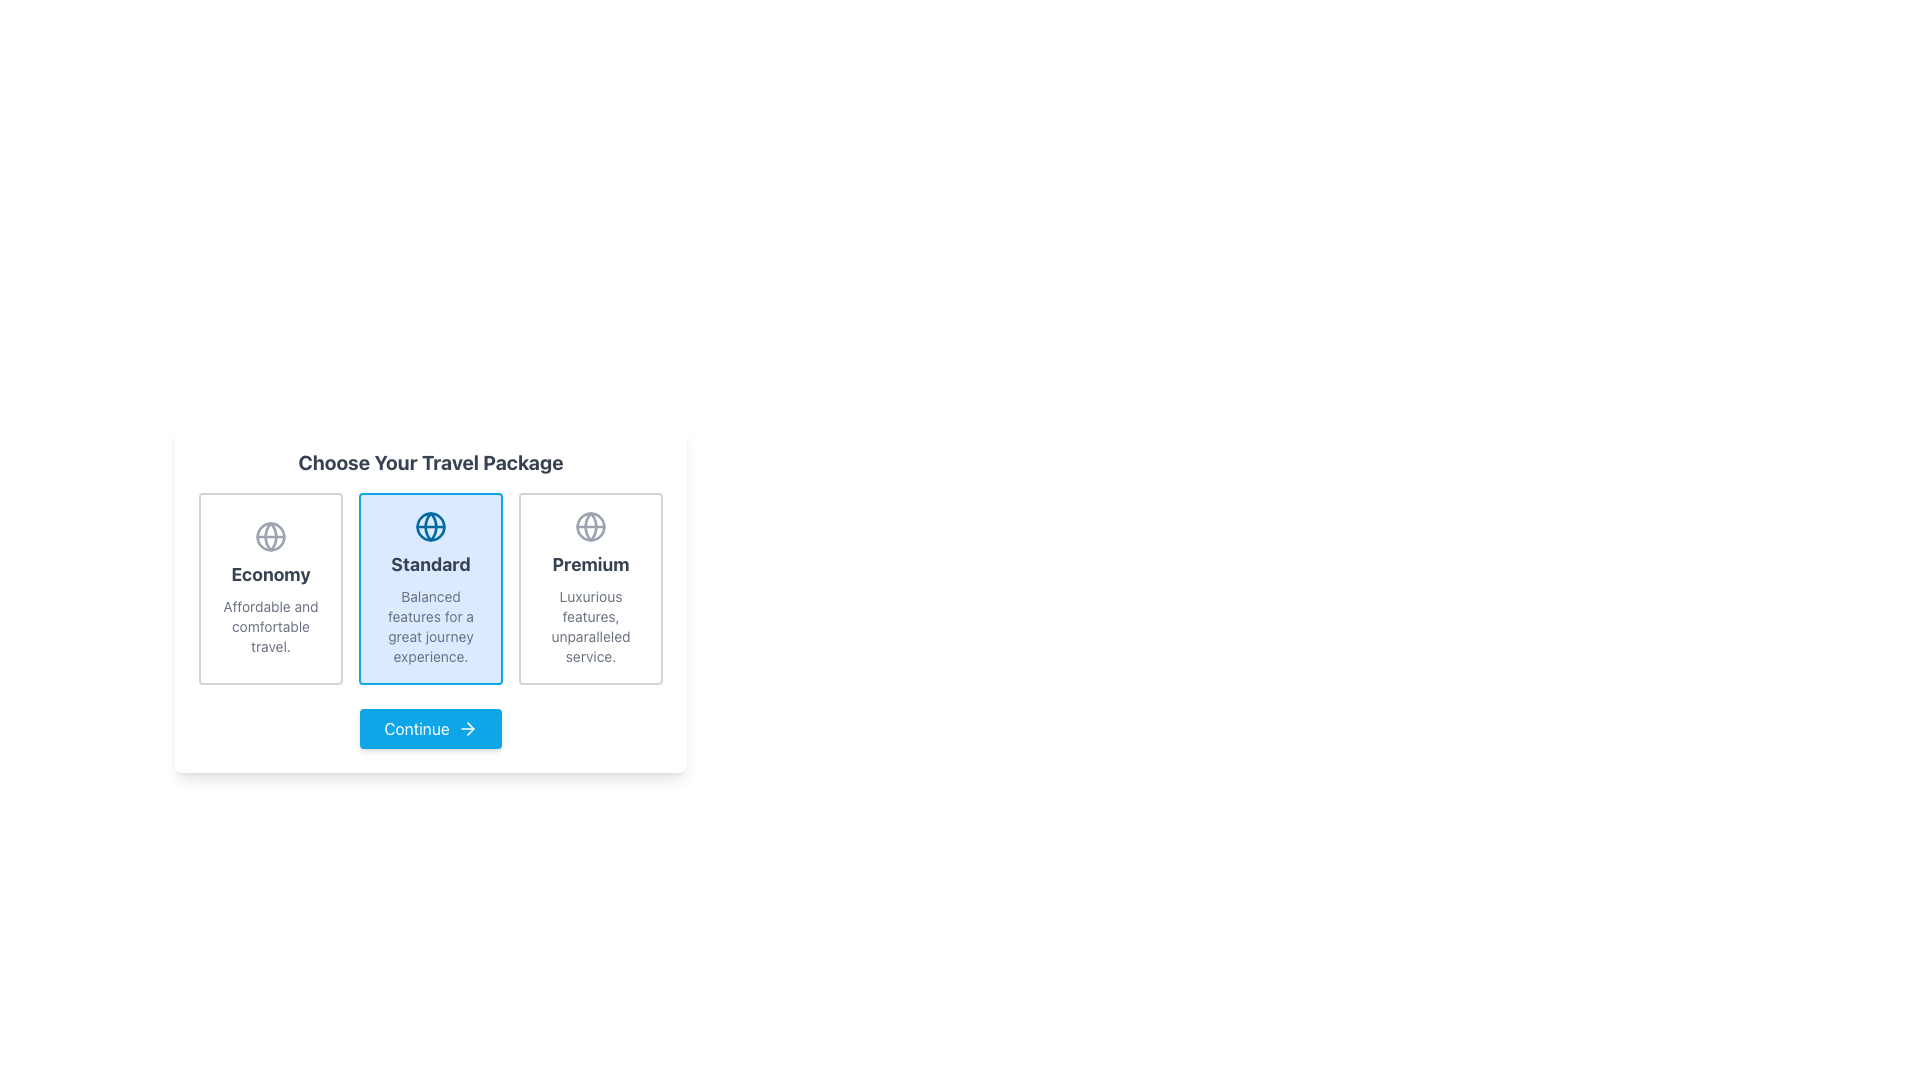 The height and width of the screenshot is (1080, 1920). Describe the element at coordinates (430, 564) in the screenshot. I see `label of the text element displaying 'Standard' in a bold, large gray font, centrally positioned within the blue card` at that location.